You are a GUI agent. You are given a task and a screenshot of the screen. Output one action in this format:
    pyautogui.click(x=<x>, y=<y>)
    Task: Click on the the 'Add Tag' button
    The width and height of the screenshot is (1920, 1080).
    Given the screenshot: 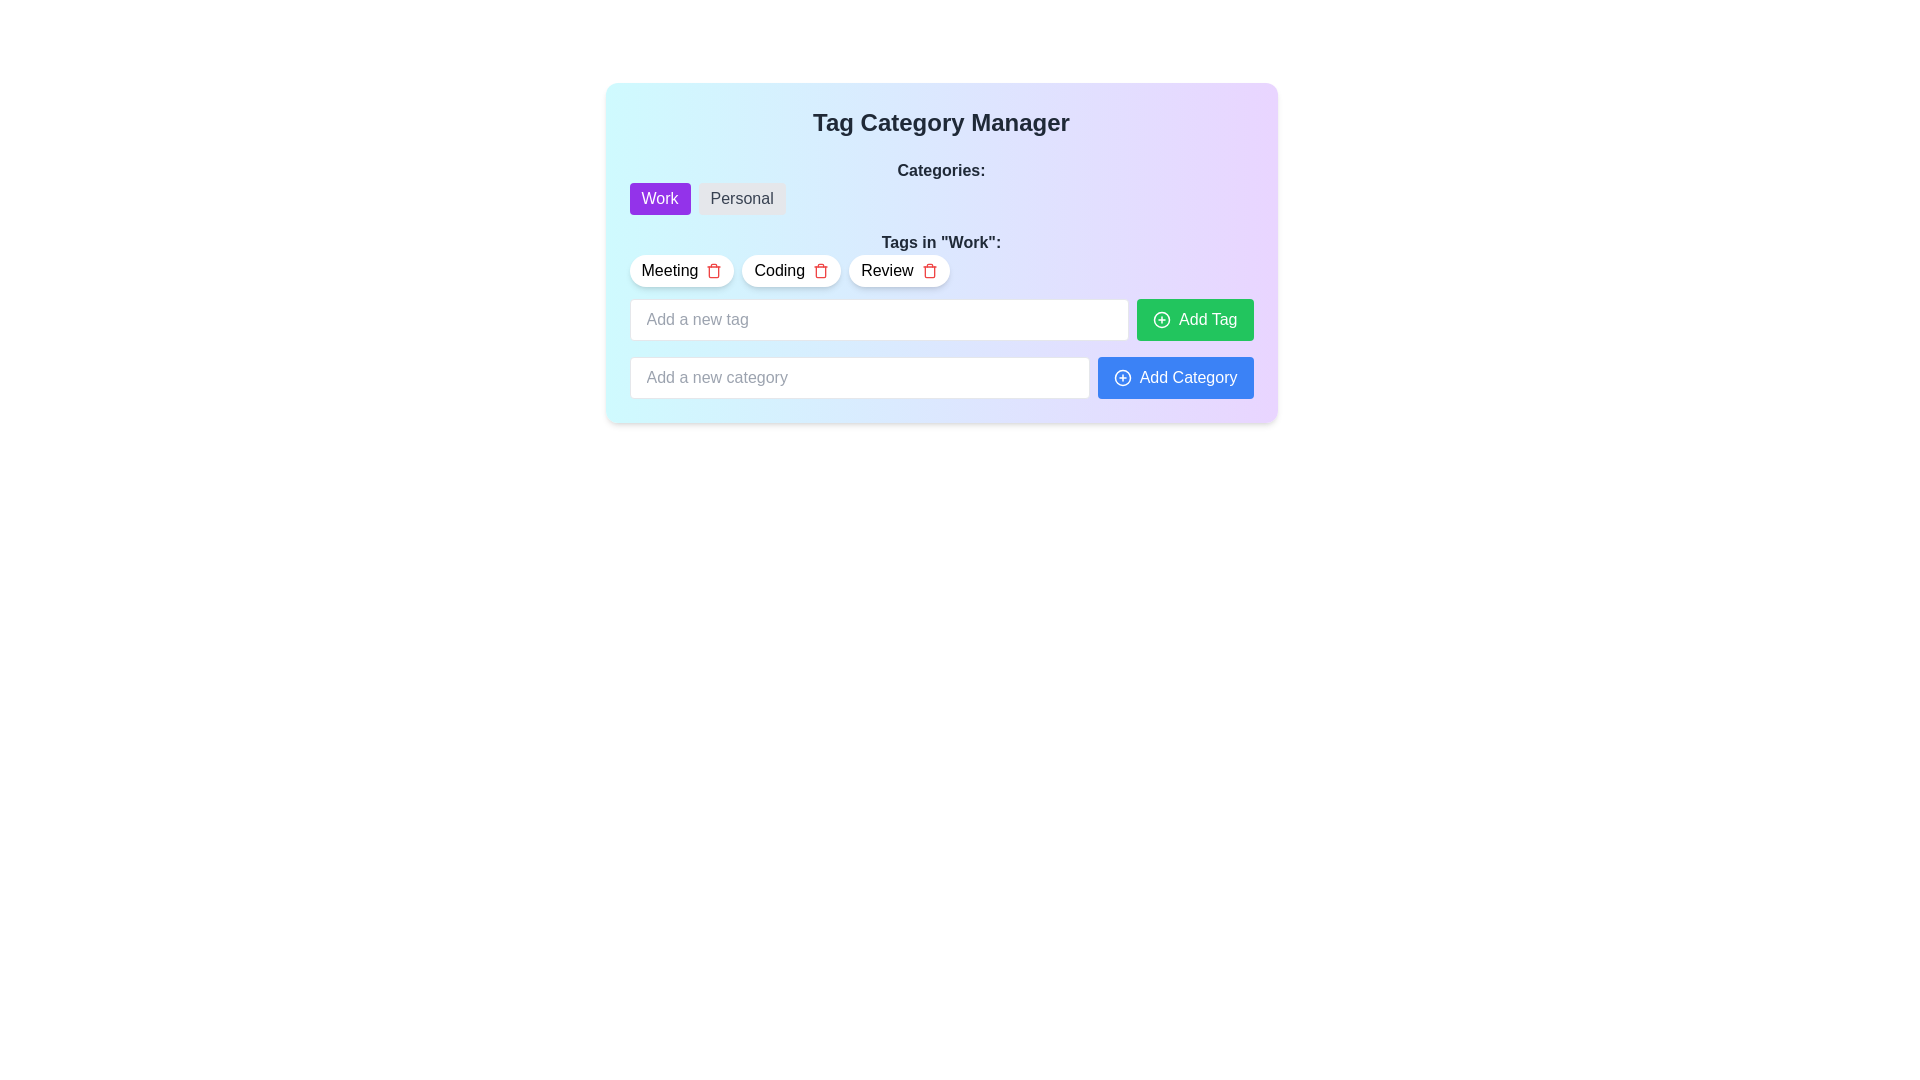 What is the action you would take?
    pyautogui.click(x=1195, y=319)
    